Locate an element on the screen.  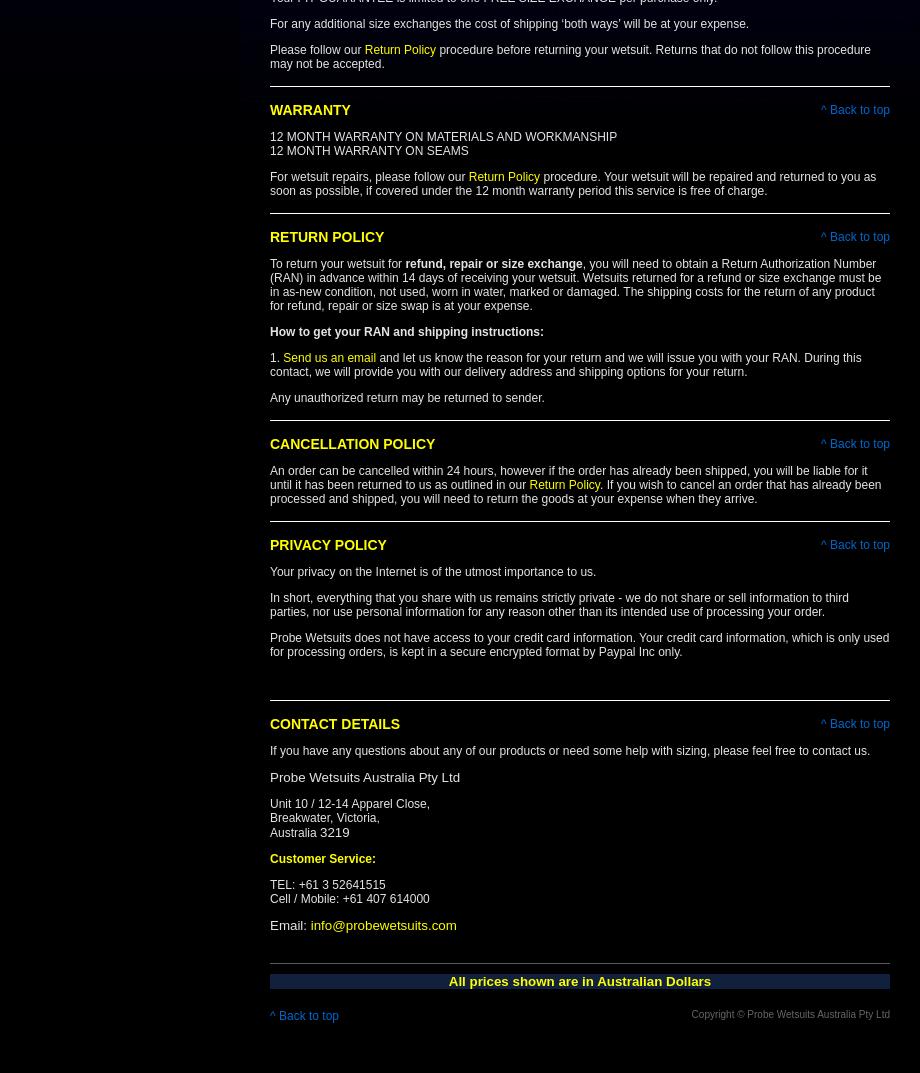
'Copyright 
                © Probe Wetsuits Australia Pty Ltd' is located at coordinates (691, 1014).